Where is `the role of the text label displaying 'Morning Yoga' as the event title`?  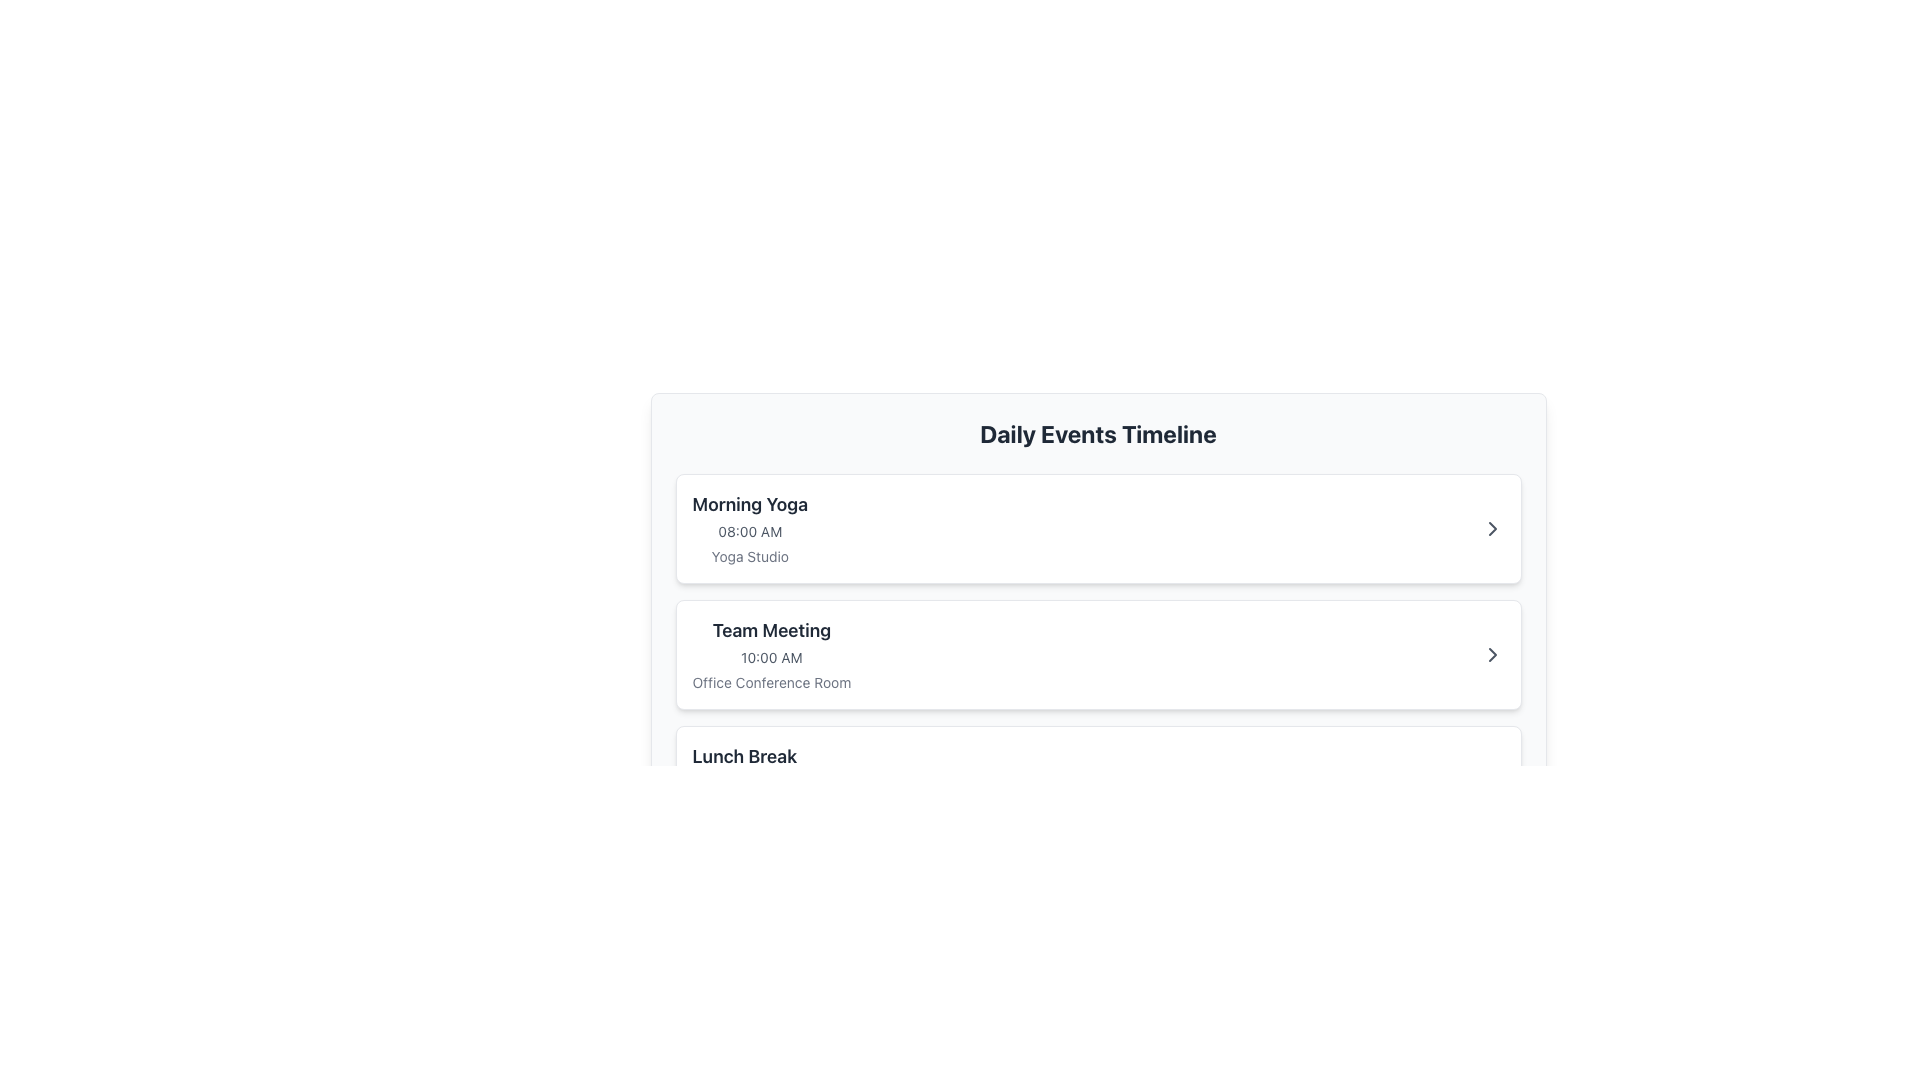
the role of the text label displaying 'Morning Yoga' as the event title is located at coordinates (749, 504).